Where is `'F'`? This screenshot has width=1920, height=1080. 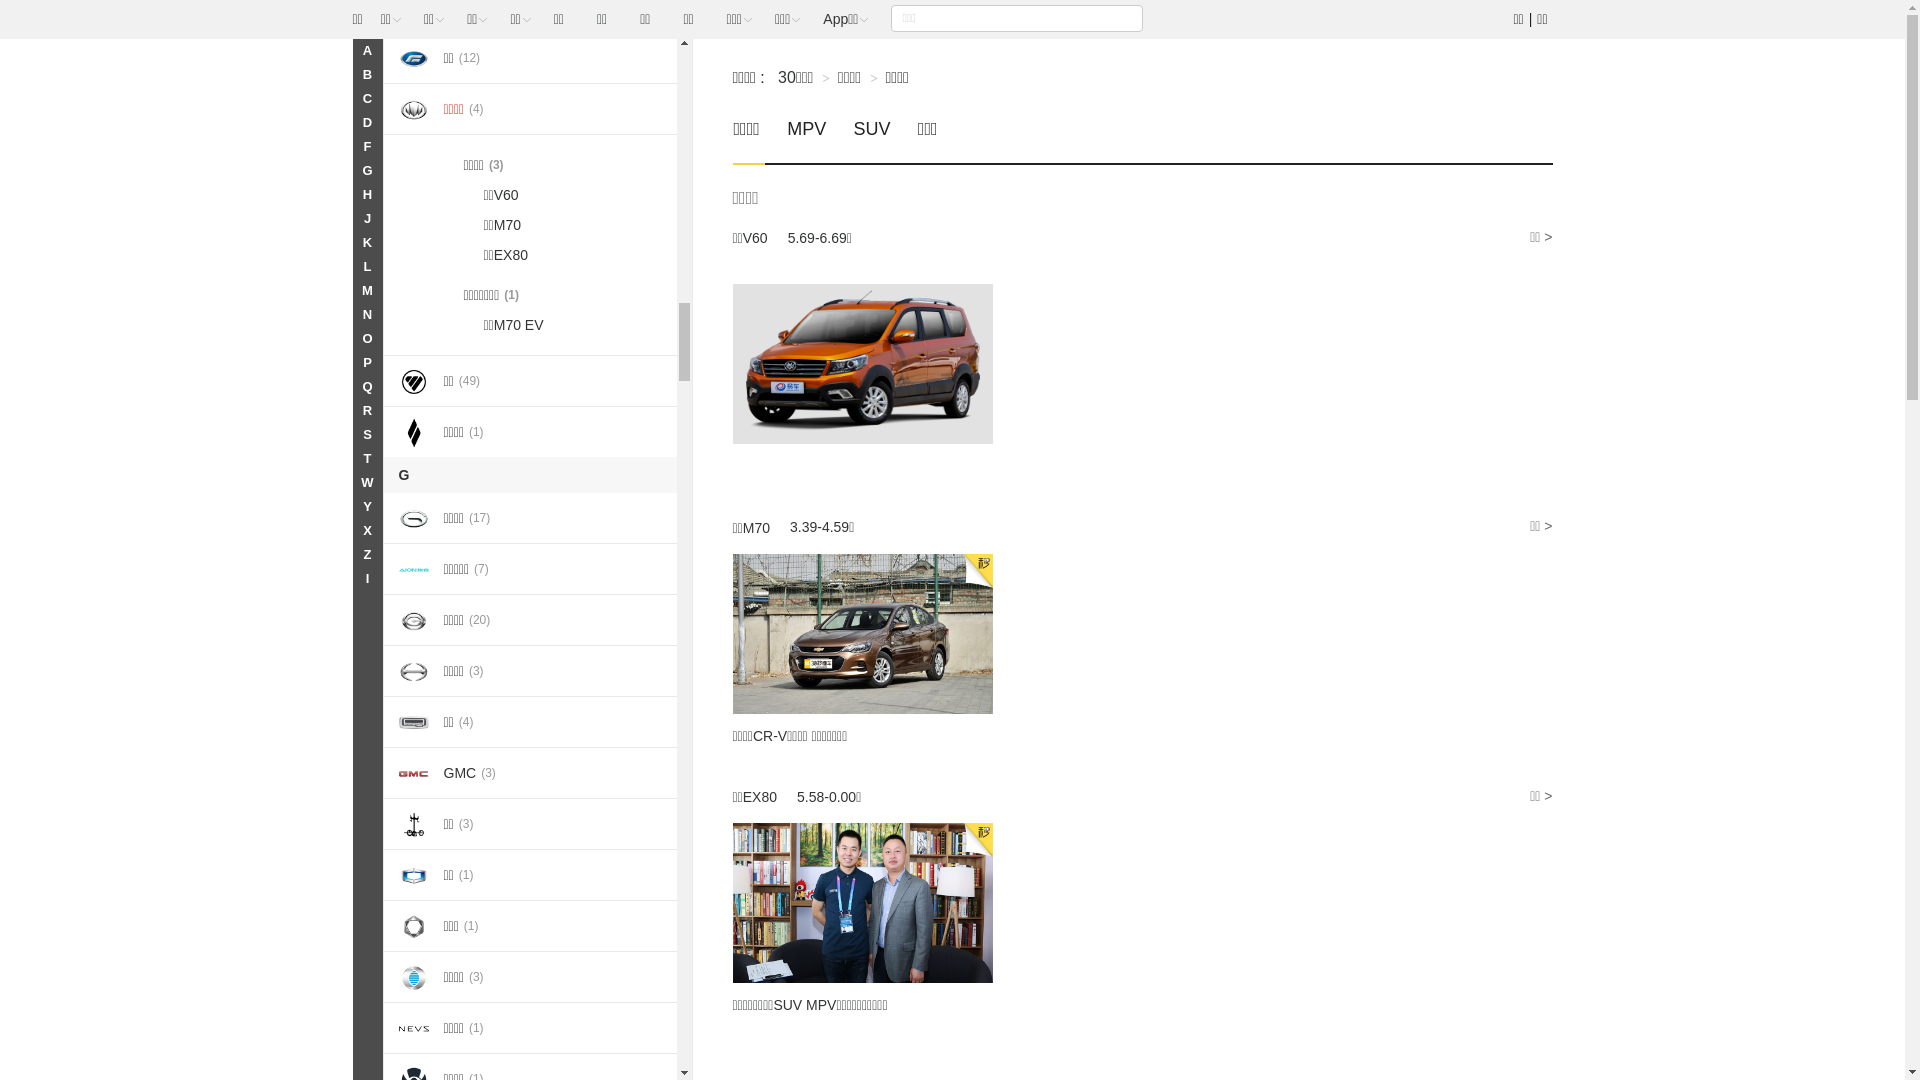
'F' is located at coordinates (366, 145).